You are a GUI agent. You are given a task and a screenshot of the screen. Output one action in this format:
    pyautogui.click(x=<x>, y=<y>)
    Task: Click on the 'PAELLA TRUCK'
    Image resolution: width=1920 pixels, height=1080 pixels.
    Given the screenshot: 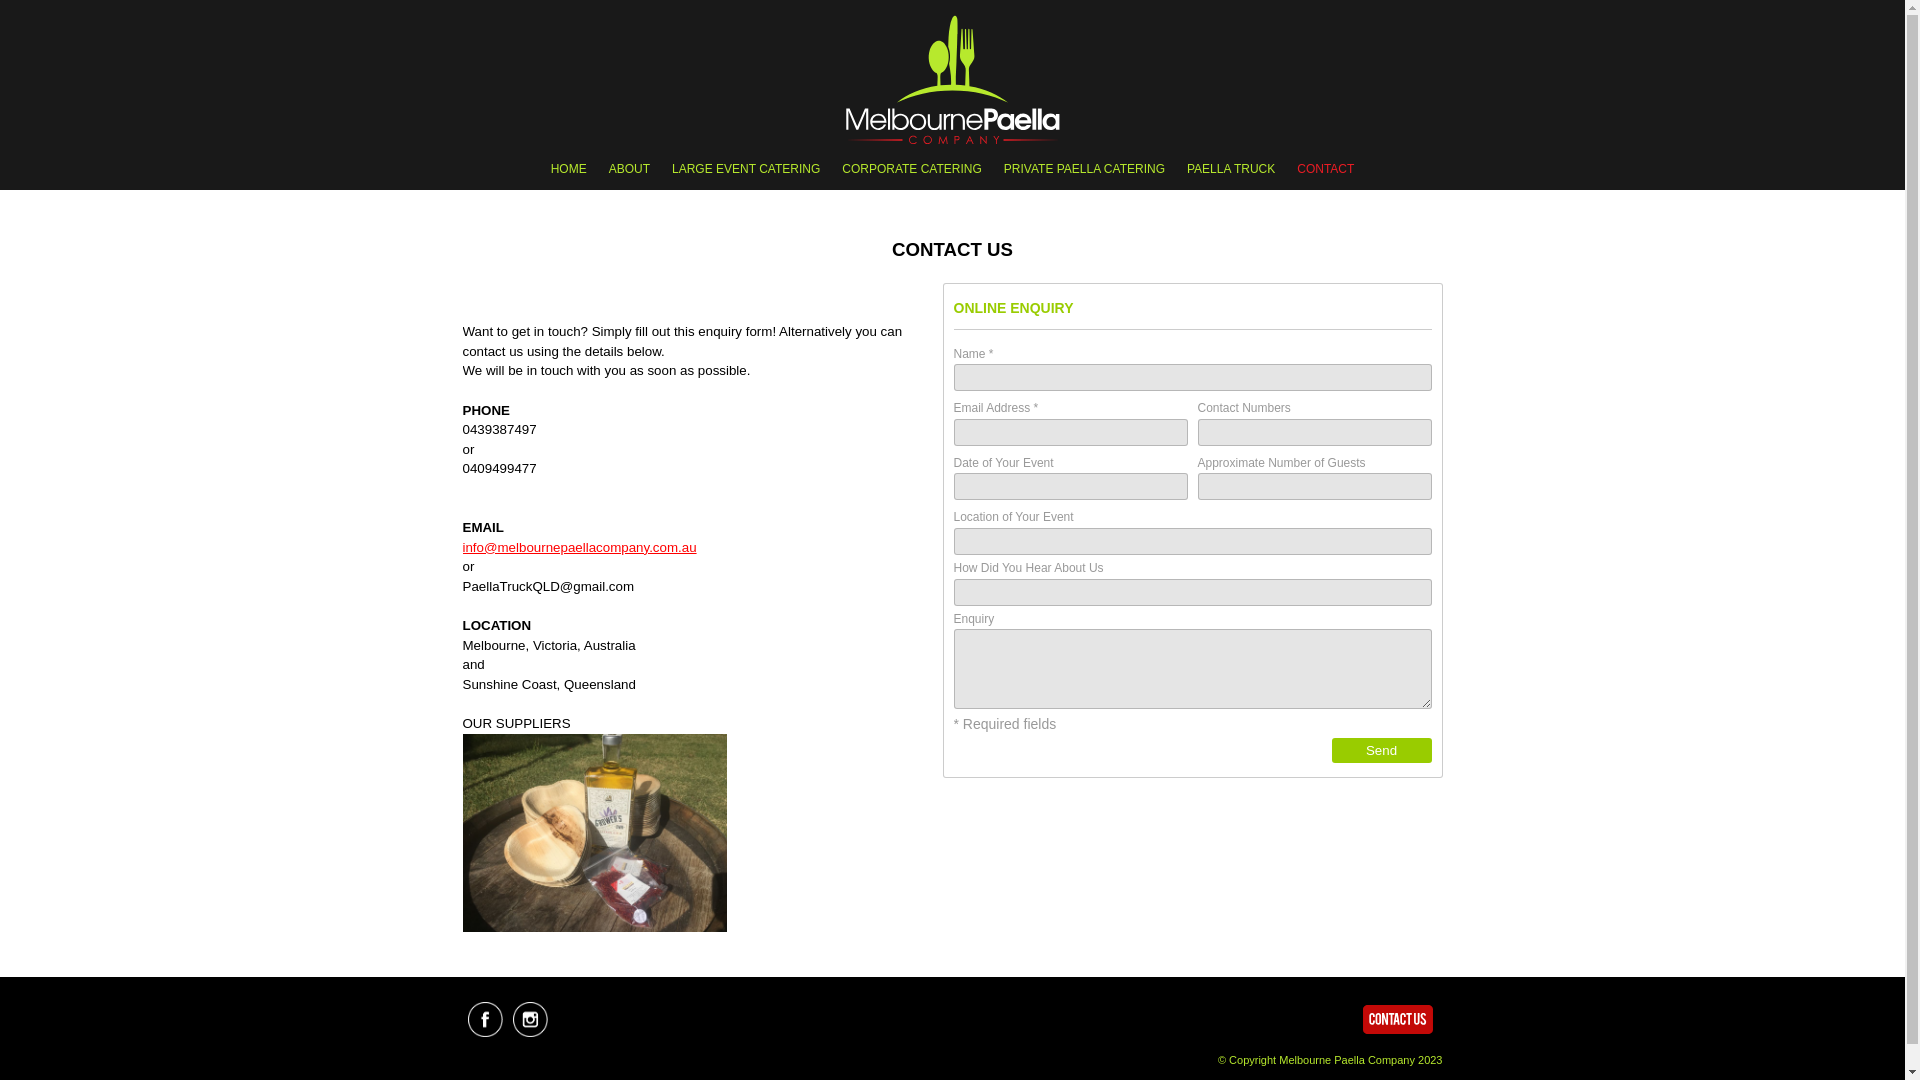 What is the action you would take?
    pyautogui.click(x=1229, y=168)
    